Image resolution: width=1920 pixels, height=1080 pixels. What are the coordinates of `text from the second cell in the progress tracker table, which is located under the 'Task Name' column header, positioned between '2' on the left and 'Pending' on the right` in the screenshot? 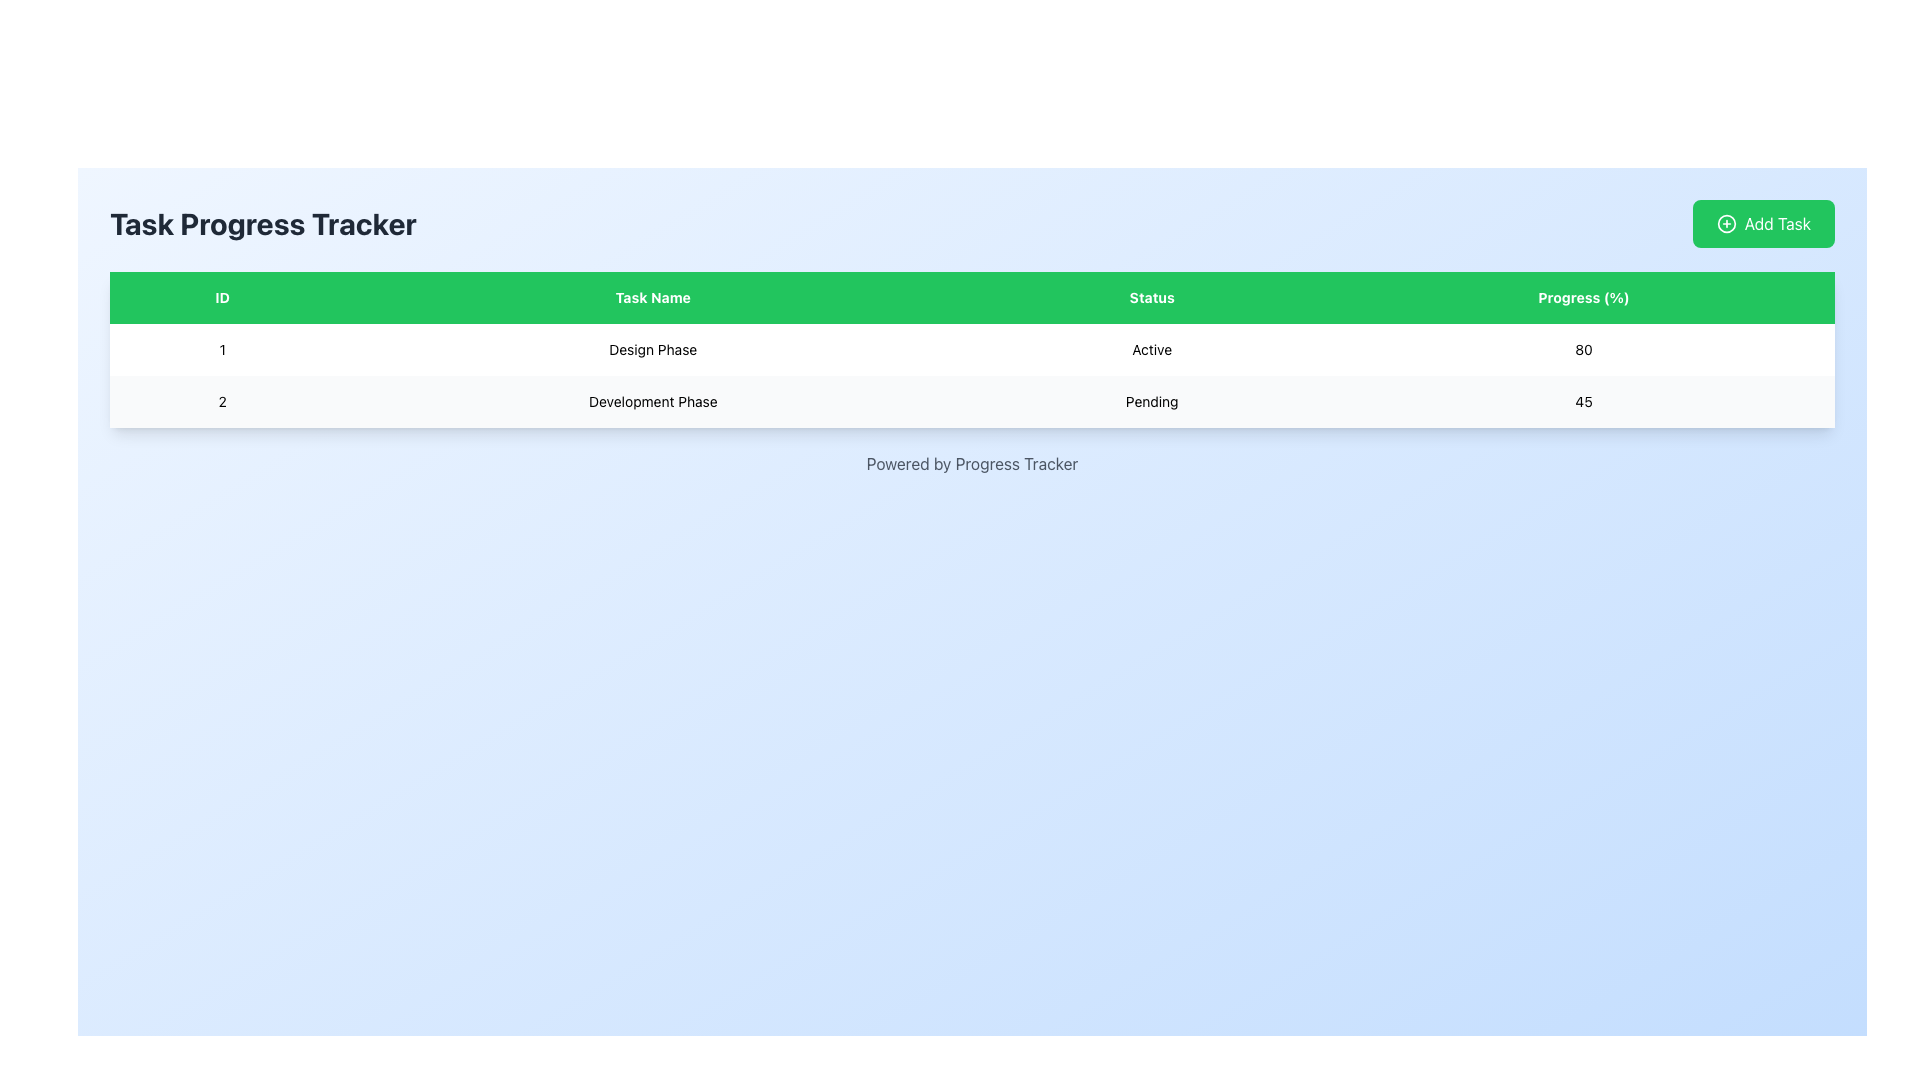 It's located at (653, 401).